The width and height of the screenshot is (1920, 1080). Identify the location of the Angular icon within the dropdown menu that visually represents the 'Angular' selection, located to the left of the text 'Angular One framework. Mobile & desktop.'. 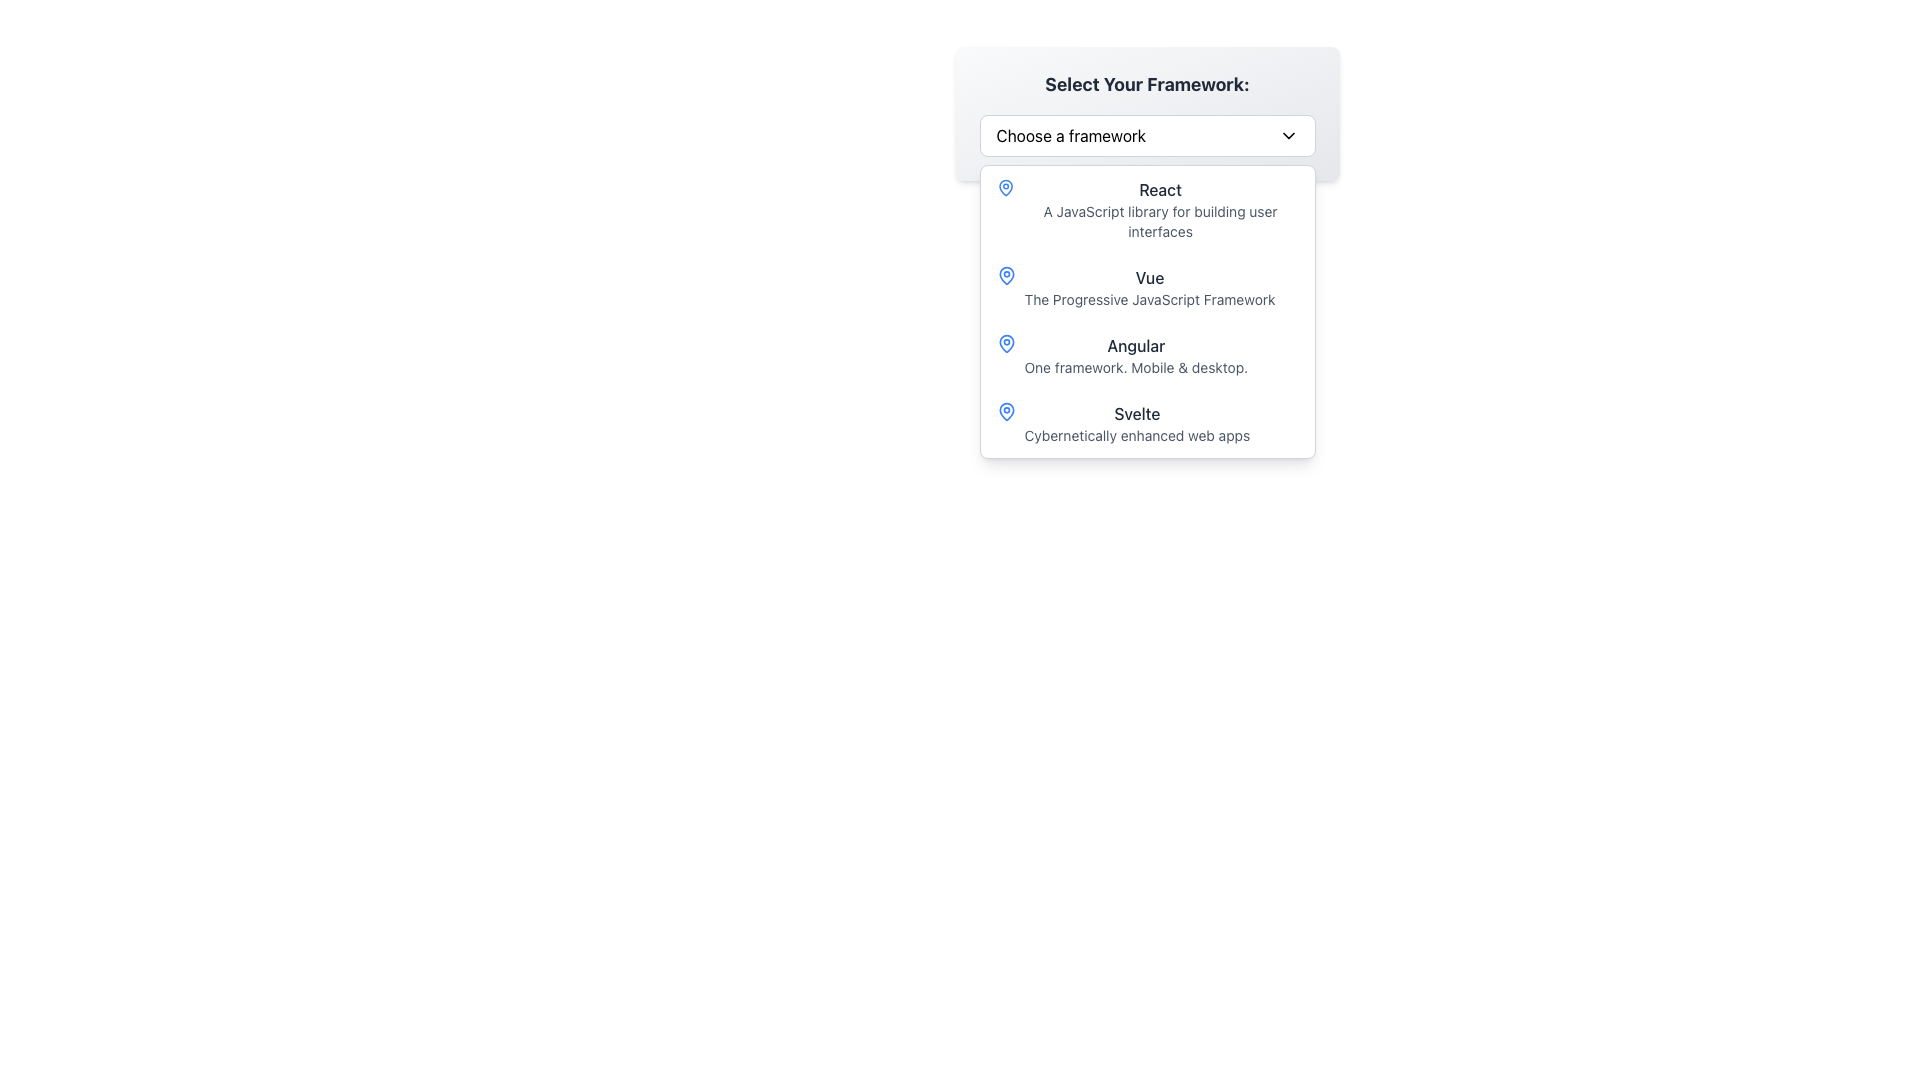
(1006, 342).